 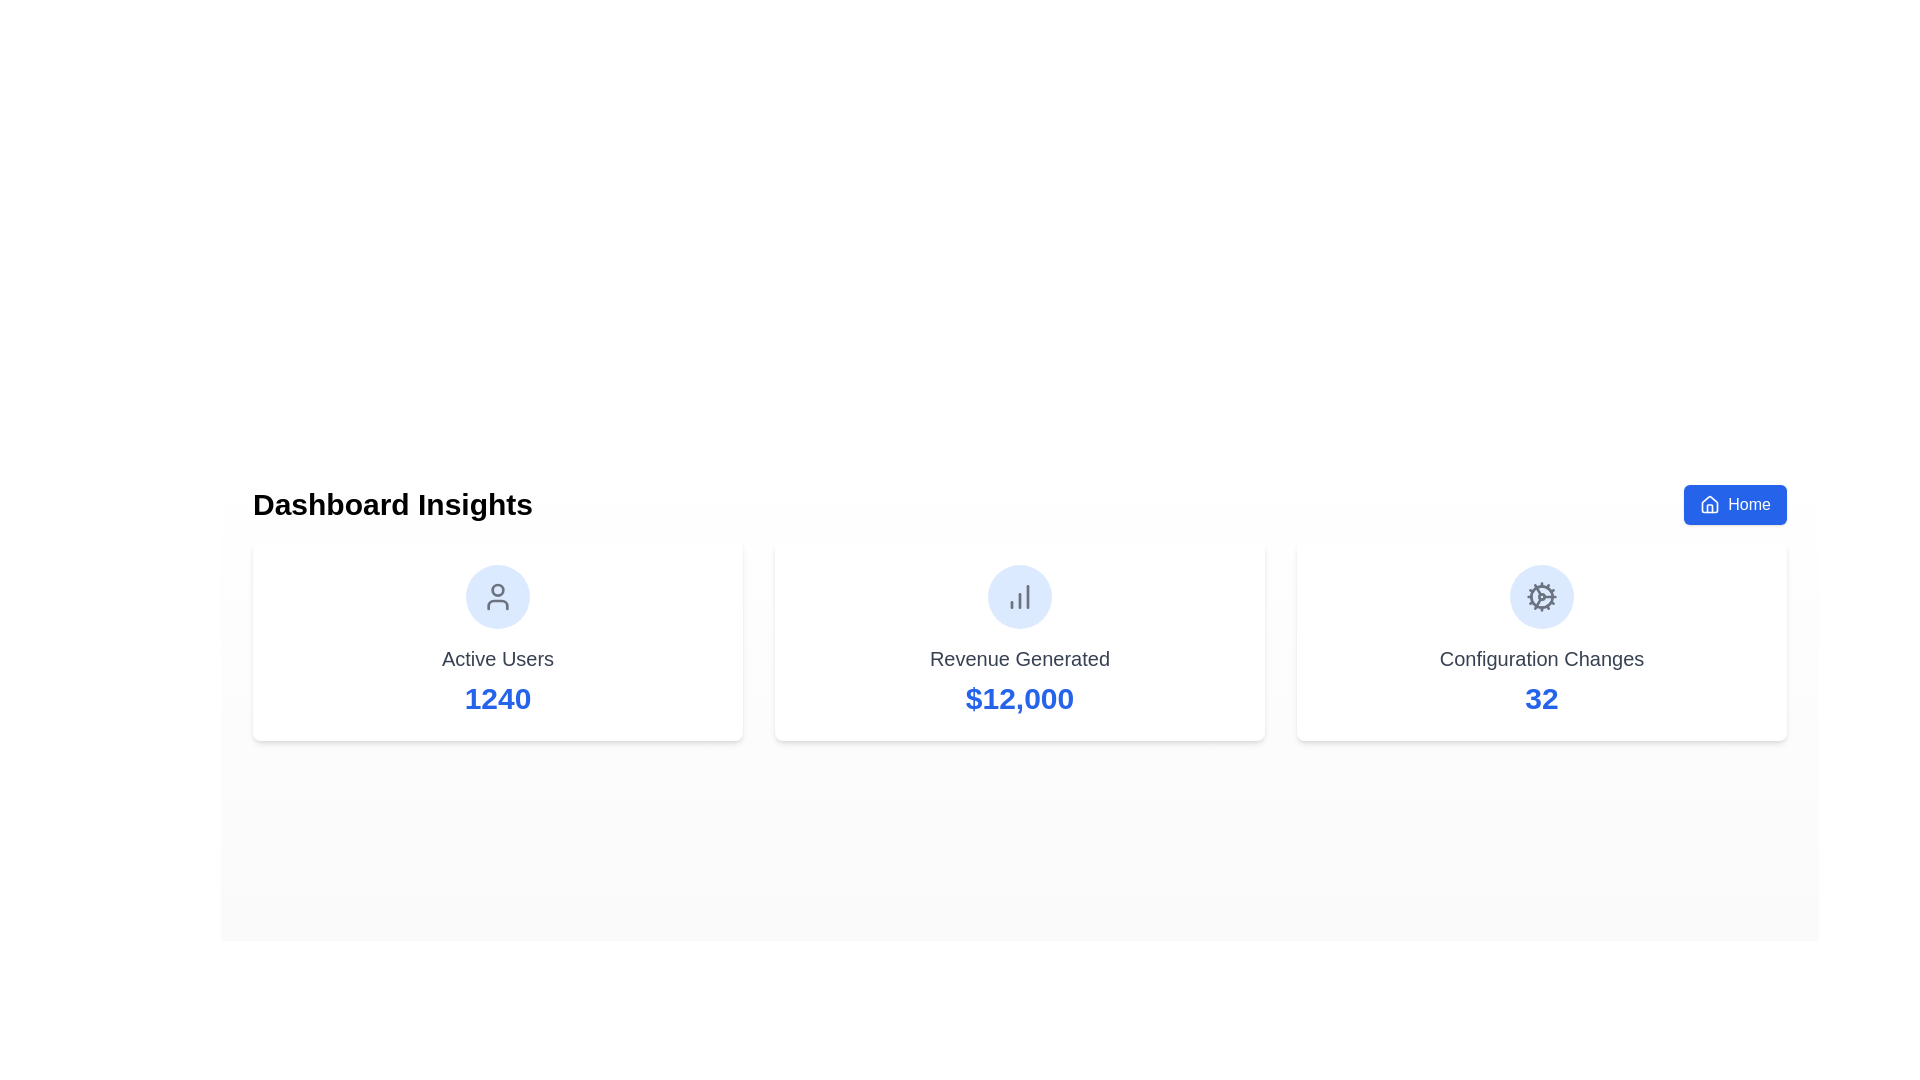 What do you see at coordinates (393, 504) in the screenshot?
I see `the 'Dashboard Insights' text label, which is styled in a large, bold font and is positioned prominently near the top-left part of the interface, preceding the 'Home' button` at bounding box center [393, 504].